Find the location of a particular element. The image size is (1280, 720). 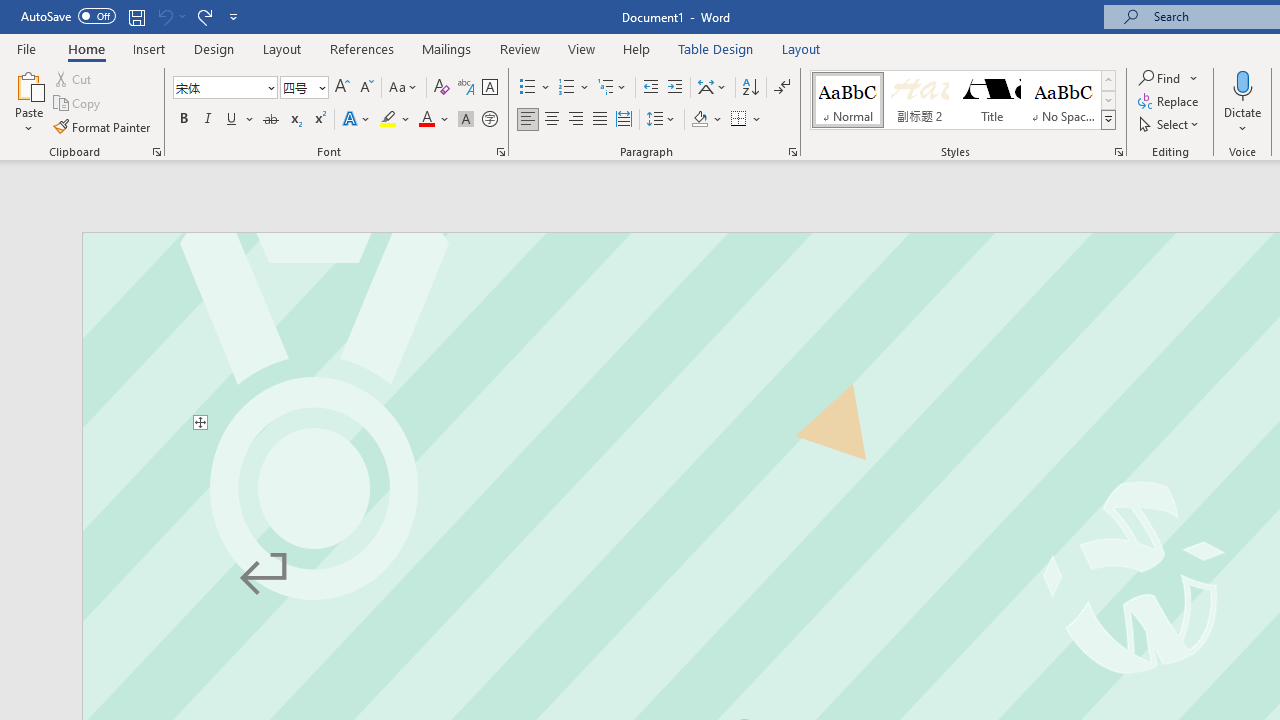

'Bullets' is located at coordinates (535, 86).